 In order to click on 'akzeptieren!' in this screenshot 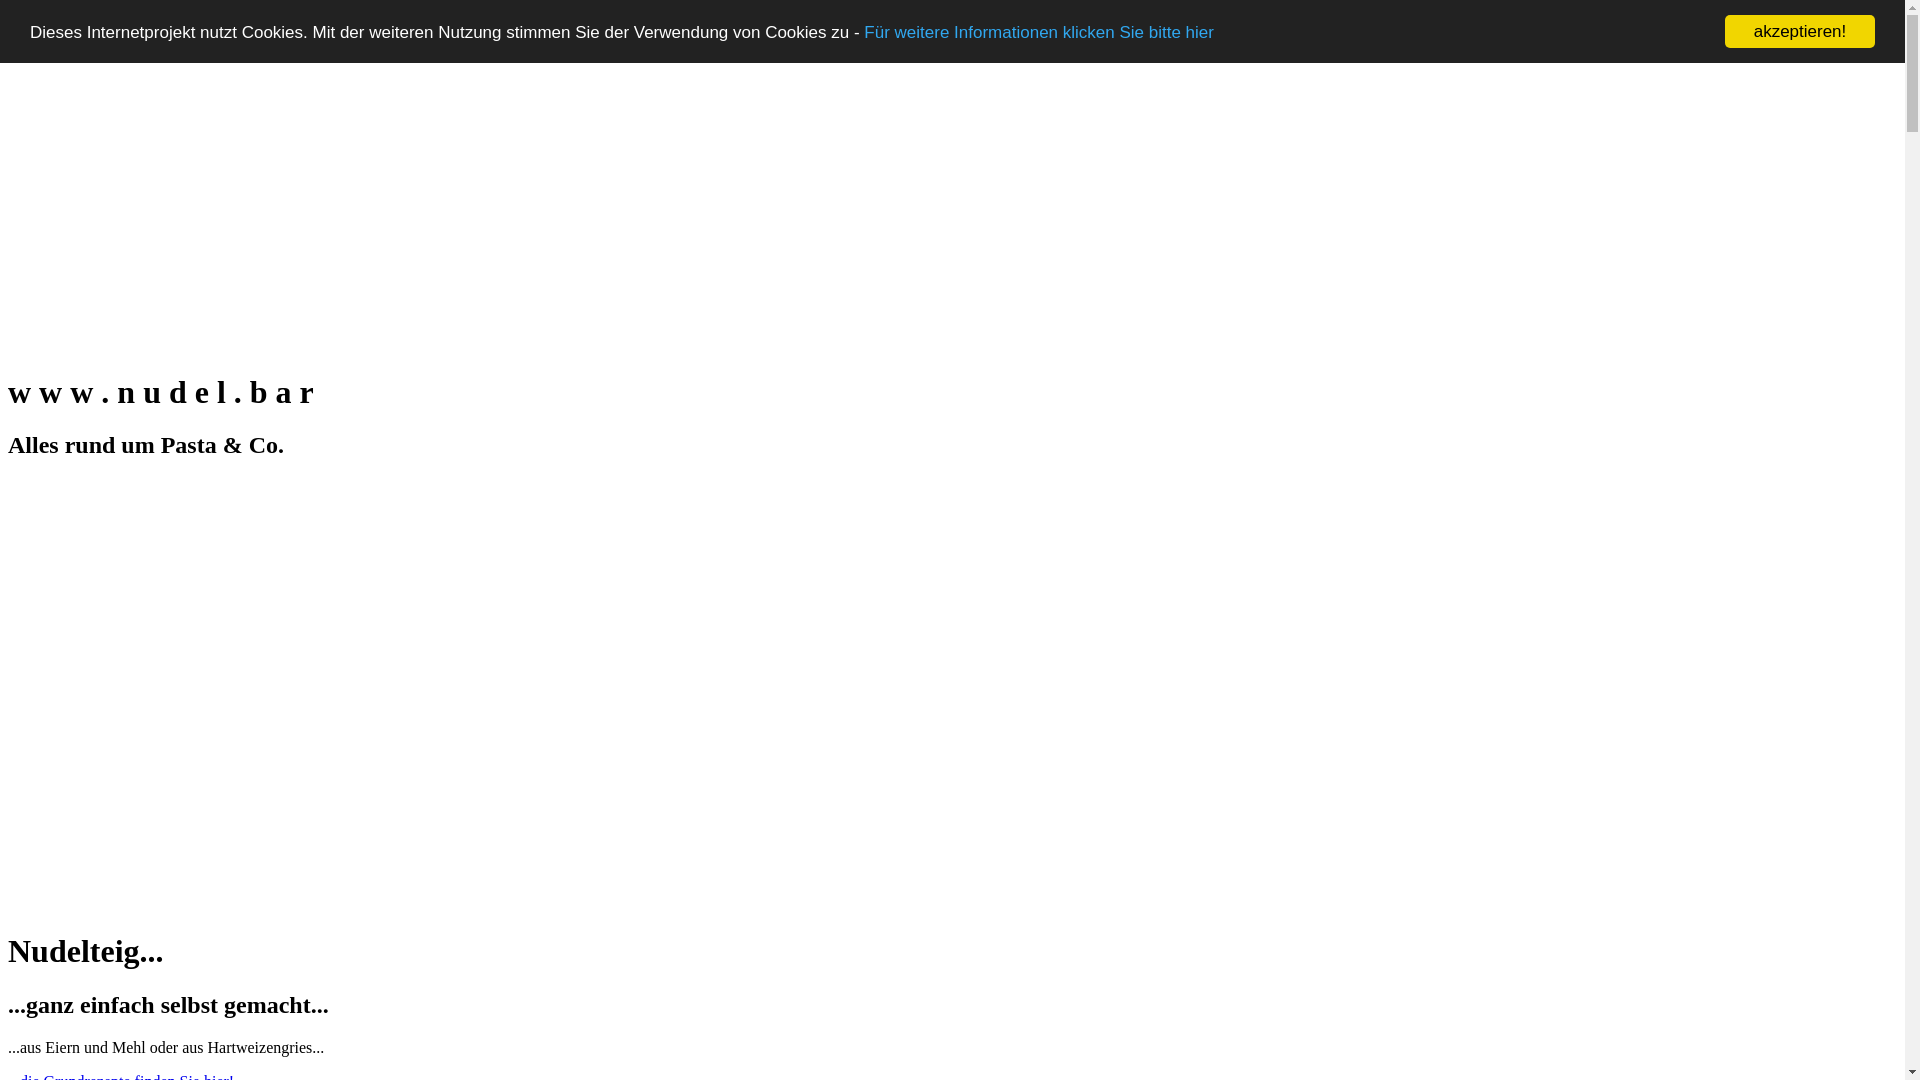, I will do `click(1800, 31)`.